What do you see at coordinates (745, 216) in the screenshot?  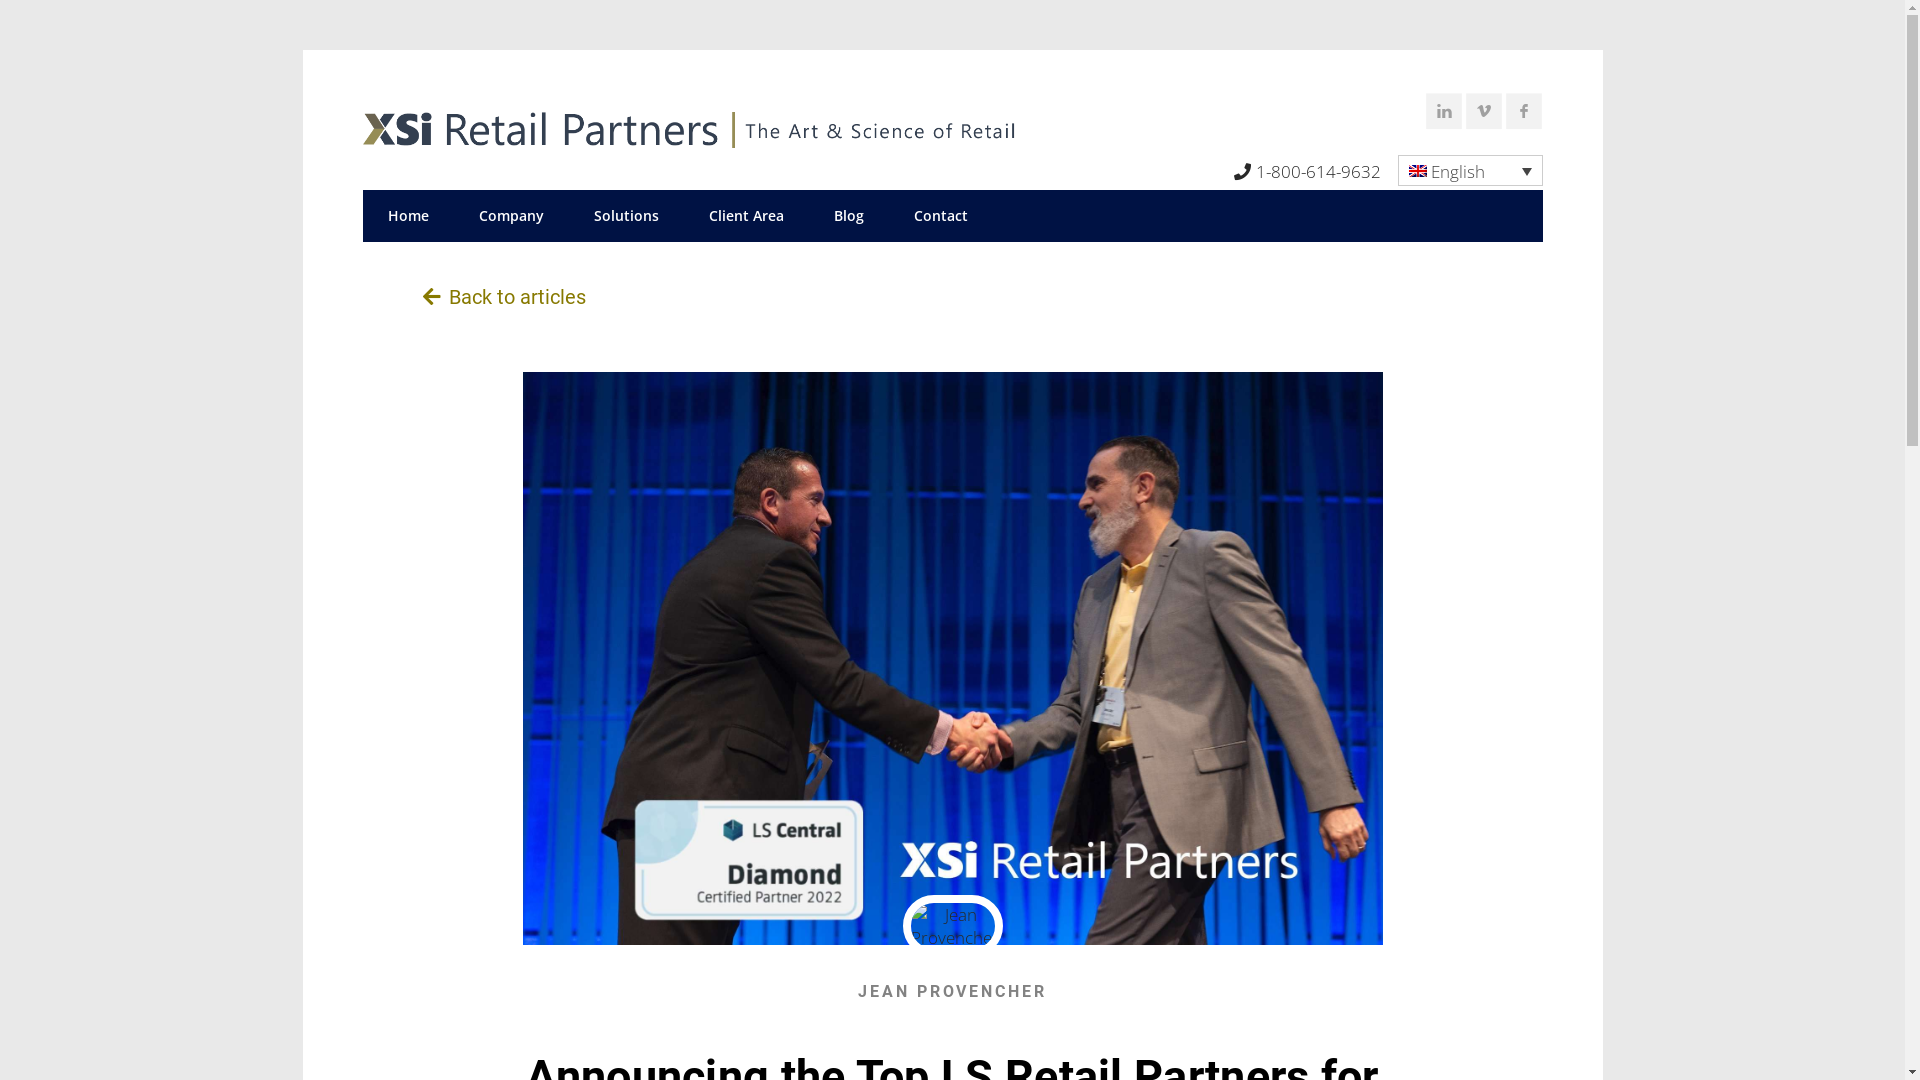 I see `'Client Area'` at bounding box center [745, 216].